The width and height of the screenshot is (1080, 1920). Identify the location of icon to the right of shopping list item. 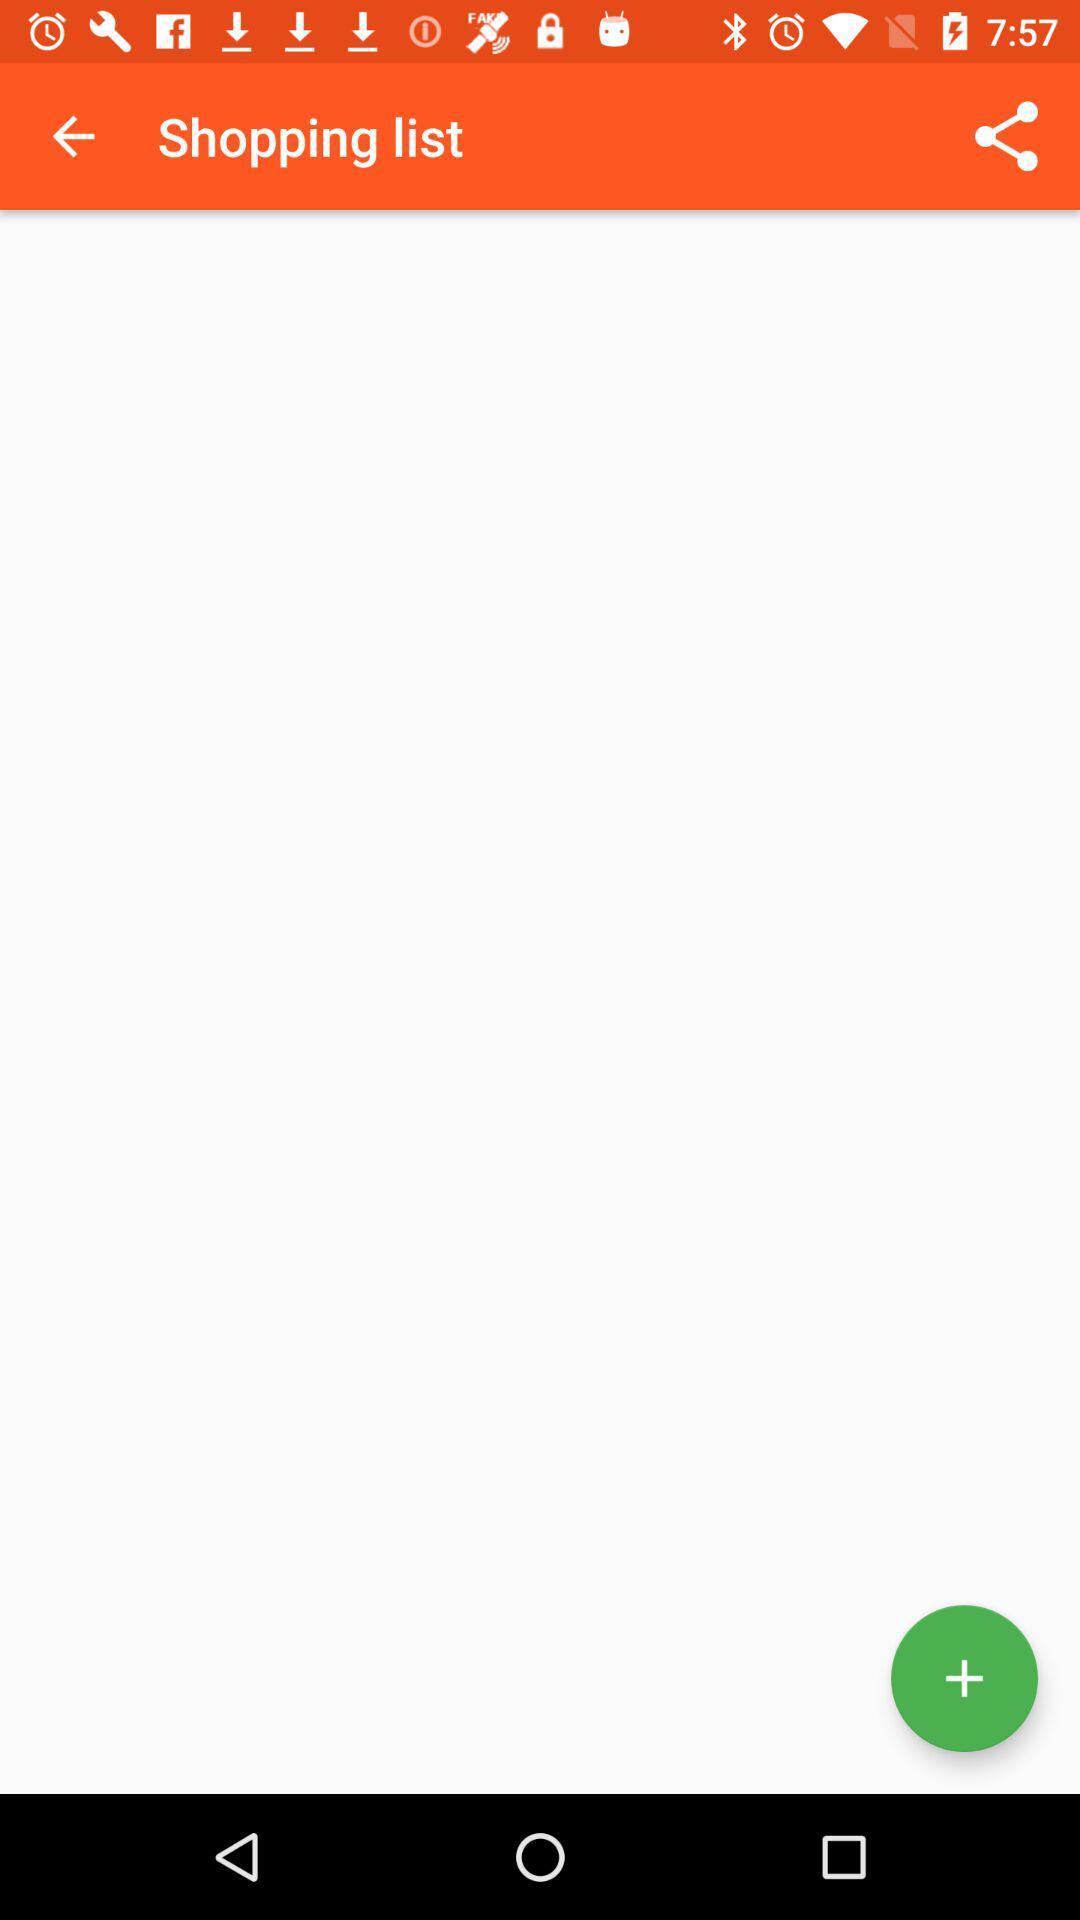
(1006, 135).